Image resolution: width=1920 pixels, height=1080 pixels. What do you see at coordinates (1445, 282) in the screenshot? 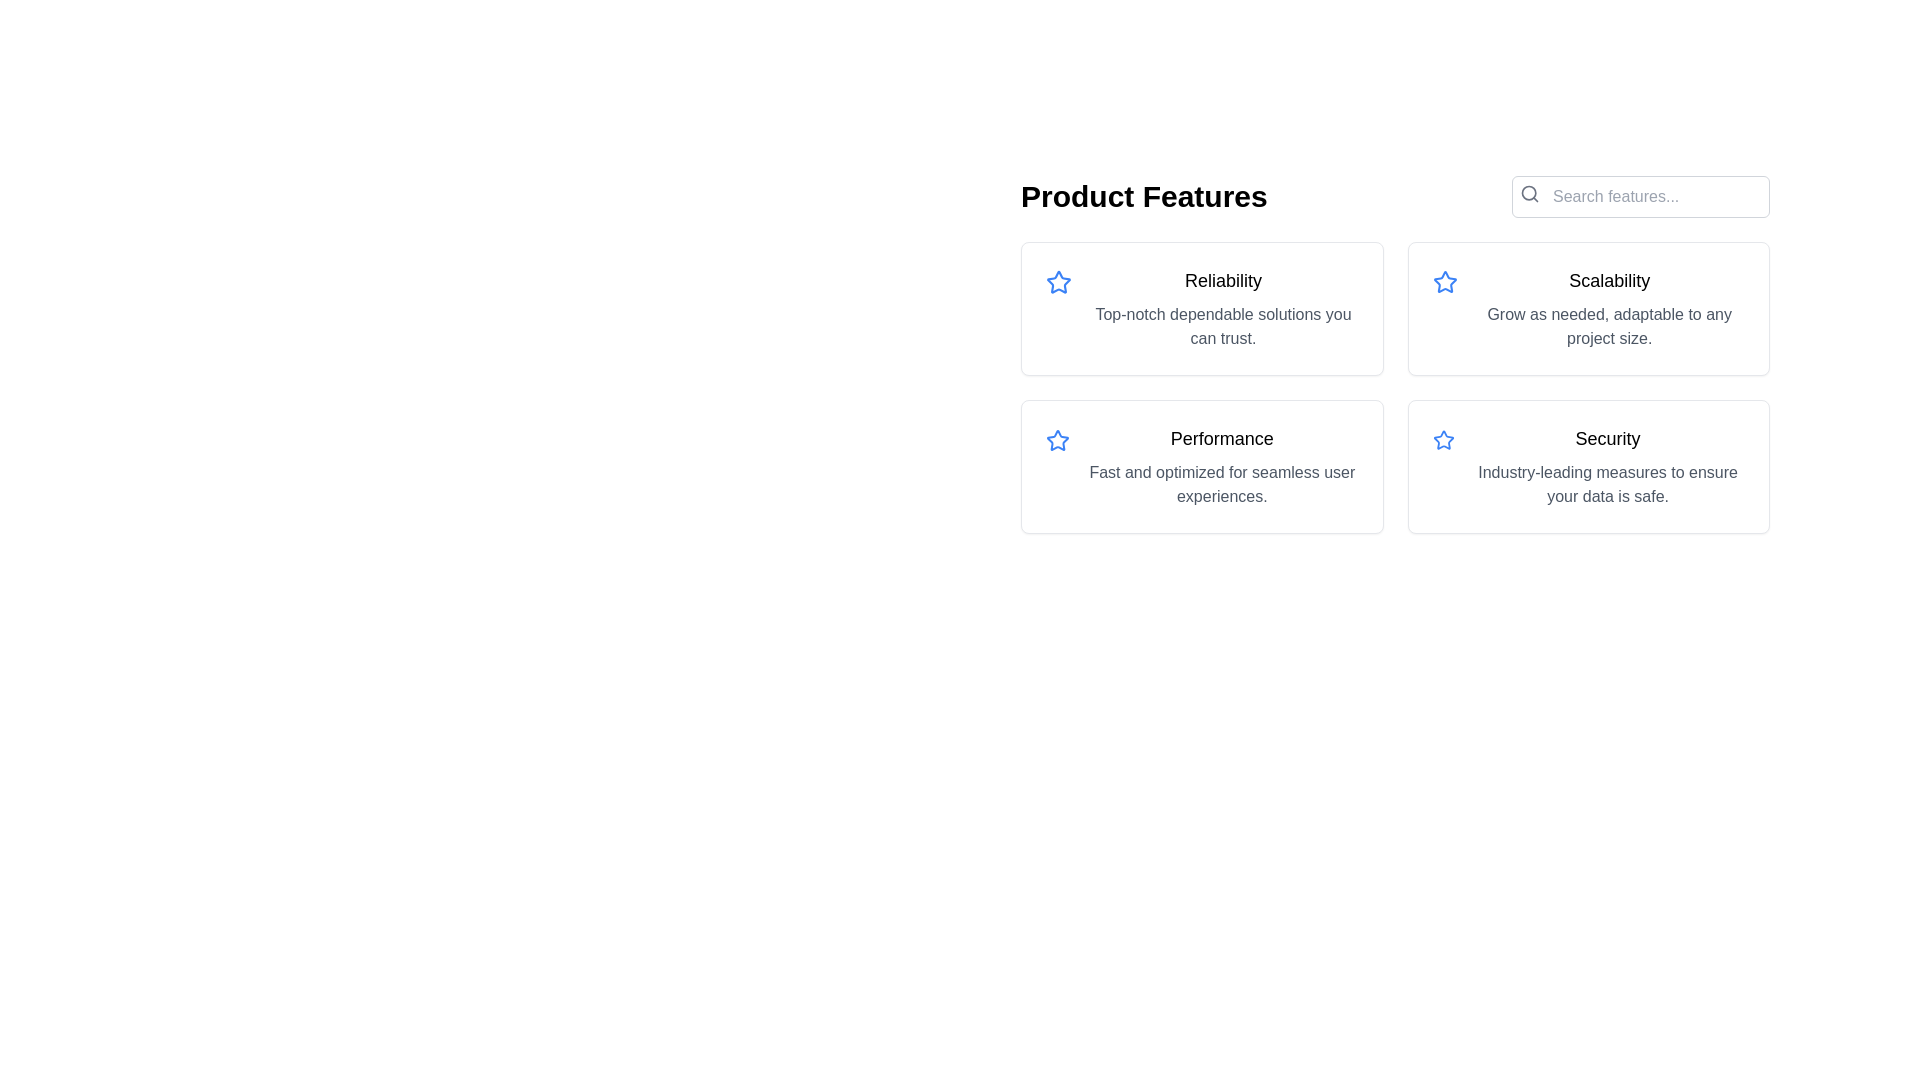
I see `the scalability icon located in the top right quadrant of the grid layout` at bounding box center [1445, 282].